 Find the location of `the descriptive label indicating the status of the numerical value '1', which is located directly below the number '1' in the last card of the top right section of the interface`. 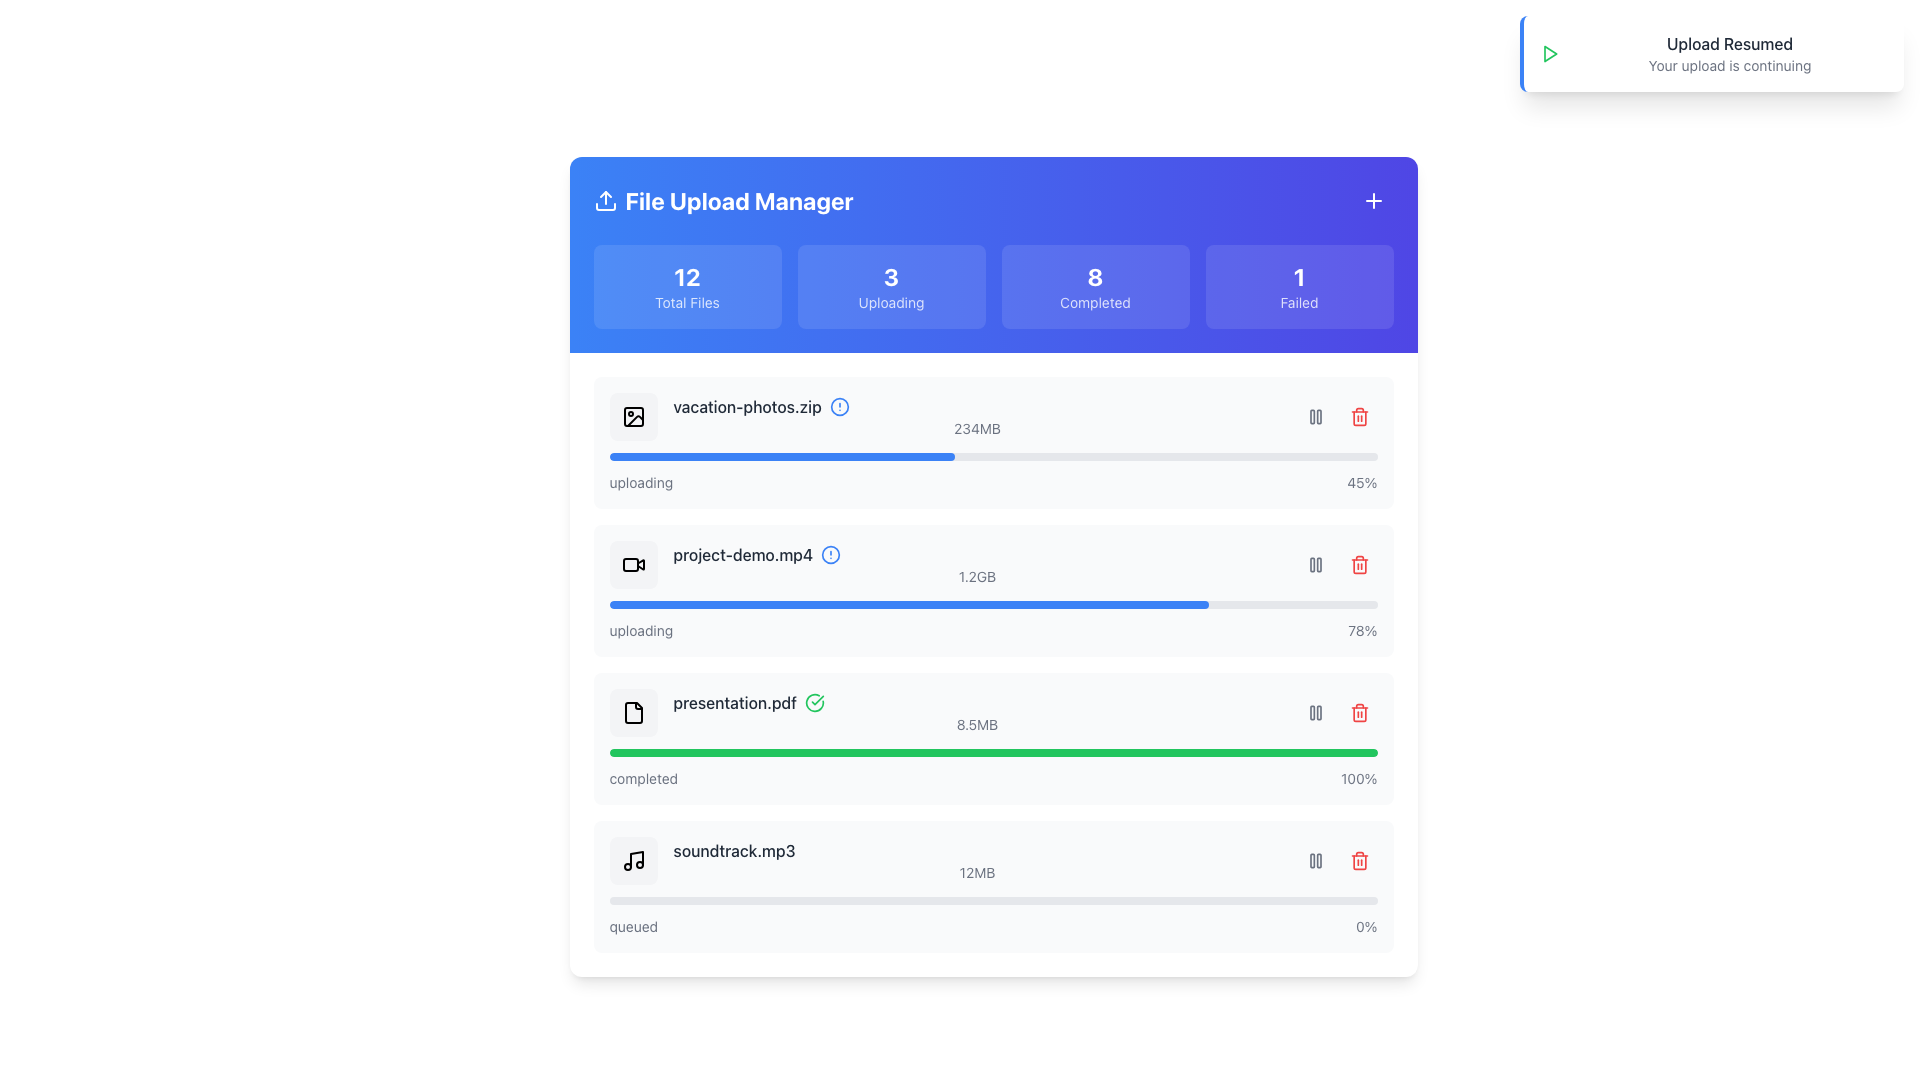

the descriptive label indicating the status of the numerical value '1', which is located directly below the number '1' in the last card of the top right section of the interface is located at coordinates (1299, 303).